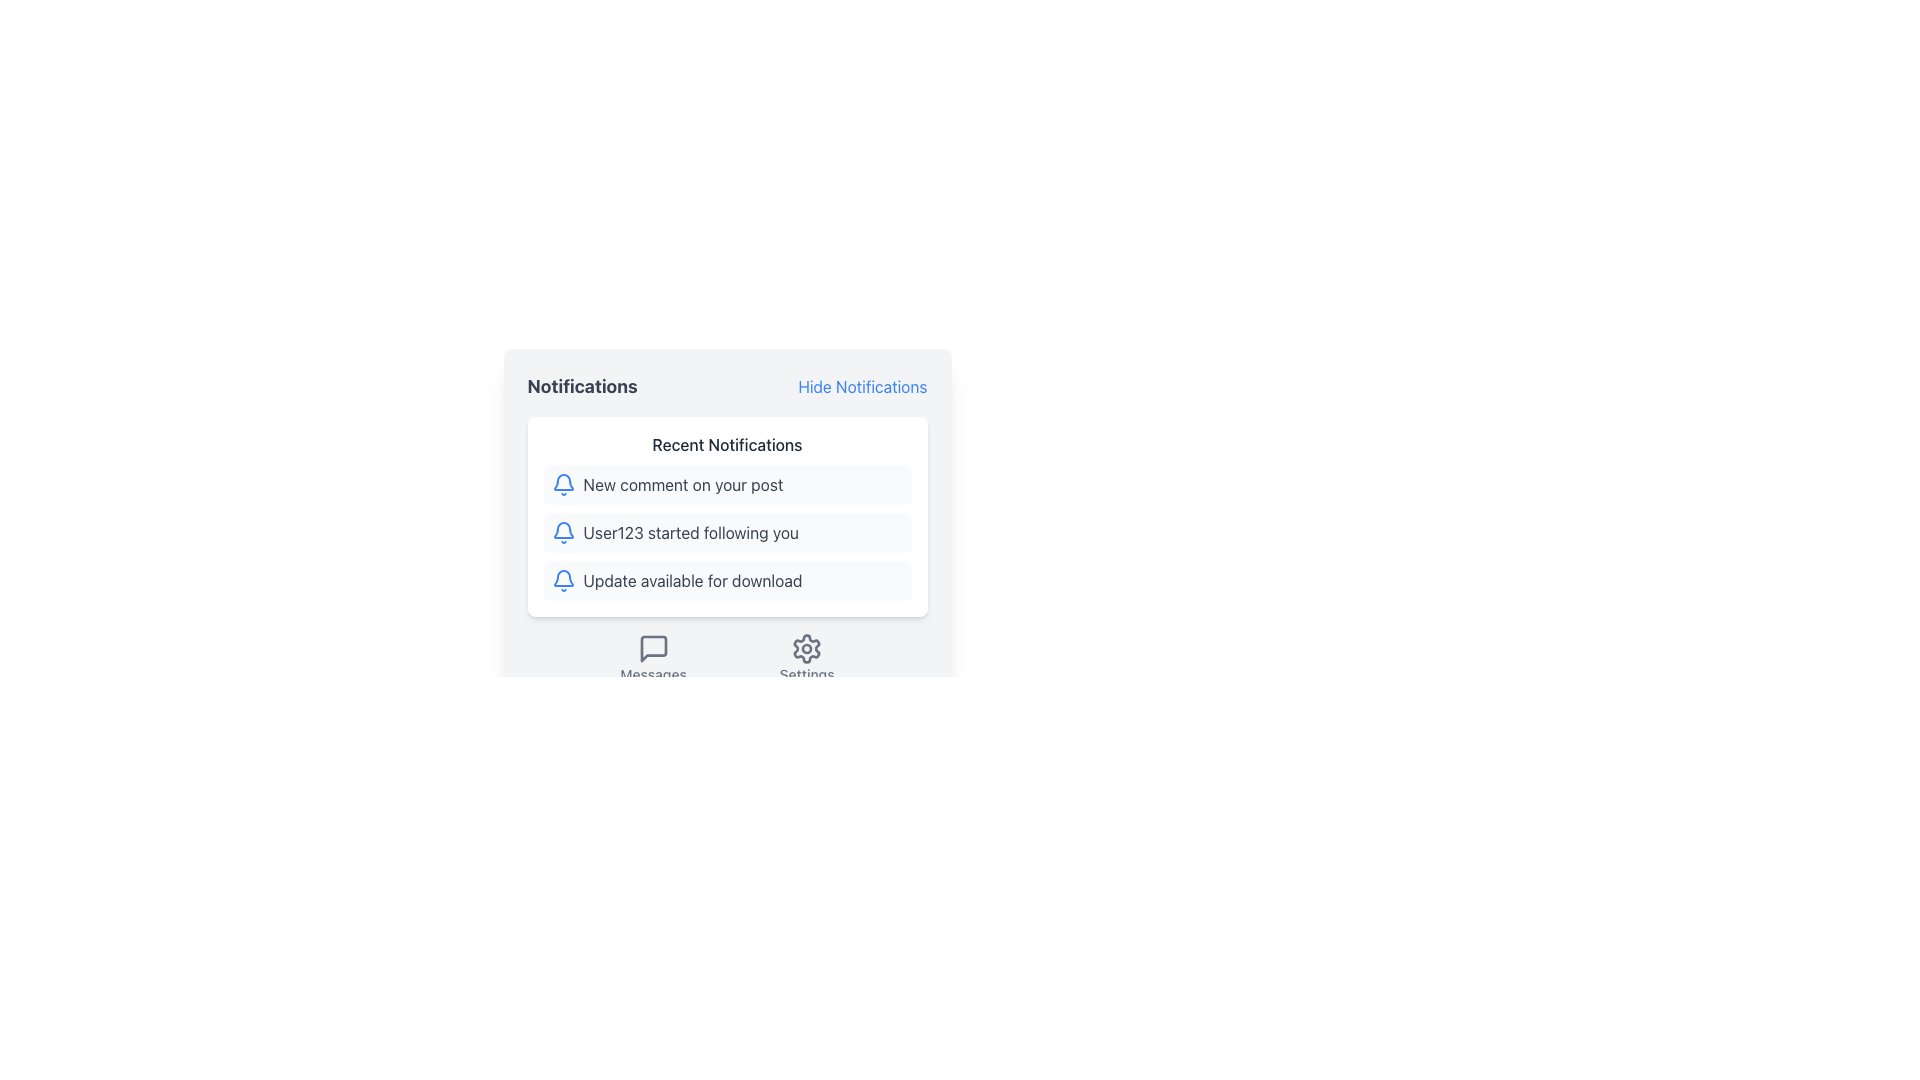  I want to click on the notification type indicator icon, which resembles a bell with a blue outline, located in the 'Recent Notifications' section of the 'Notifications' panel, so click(562, 485).